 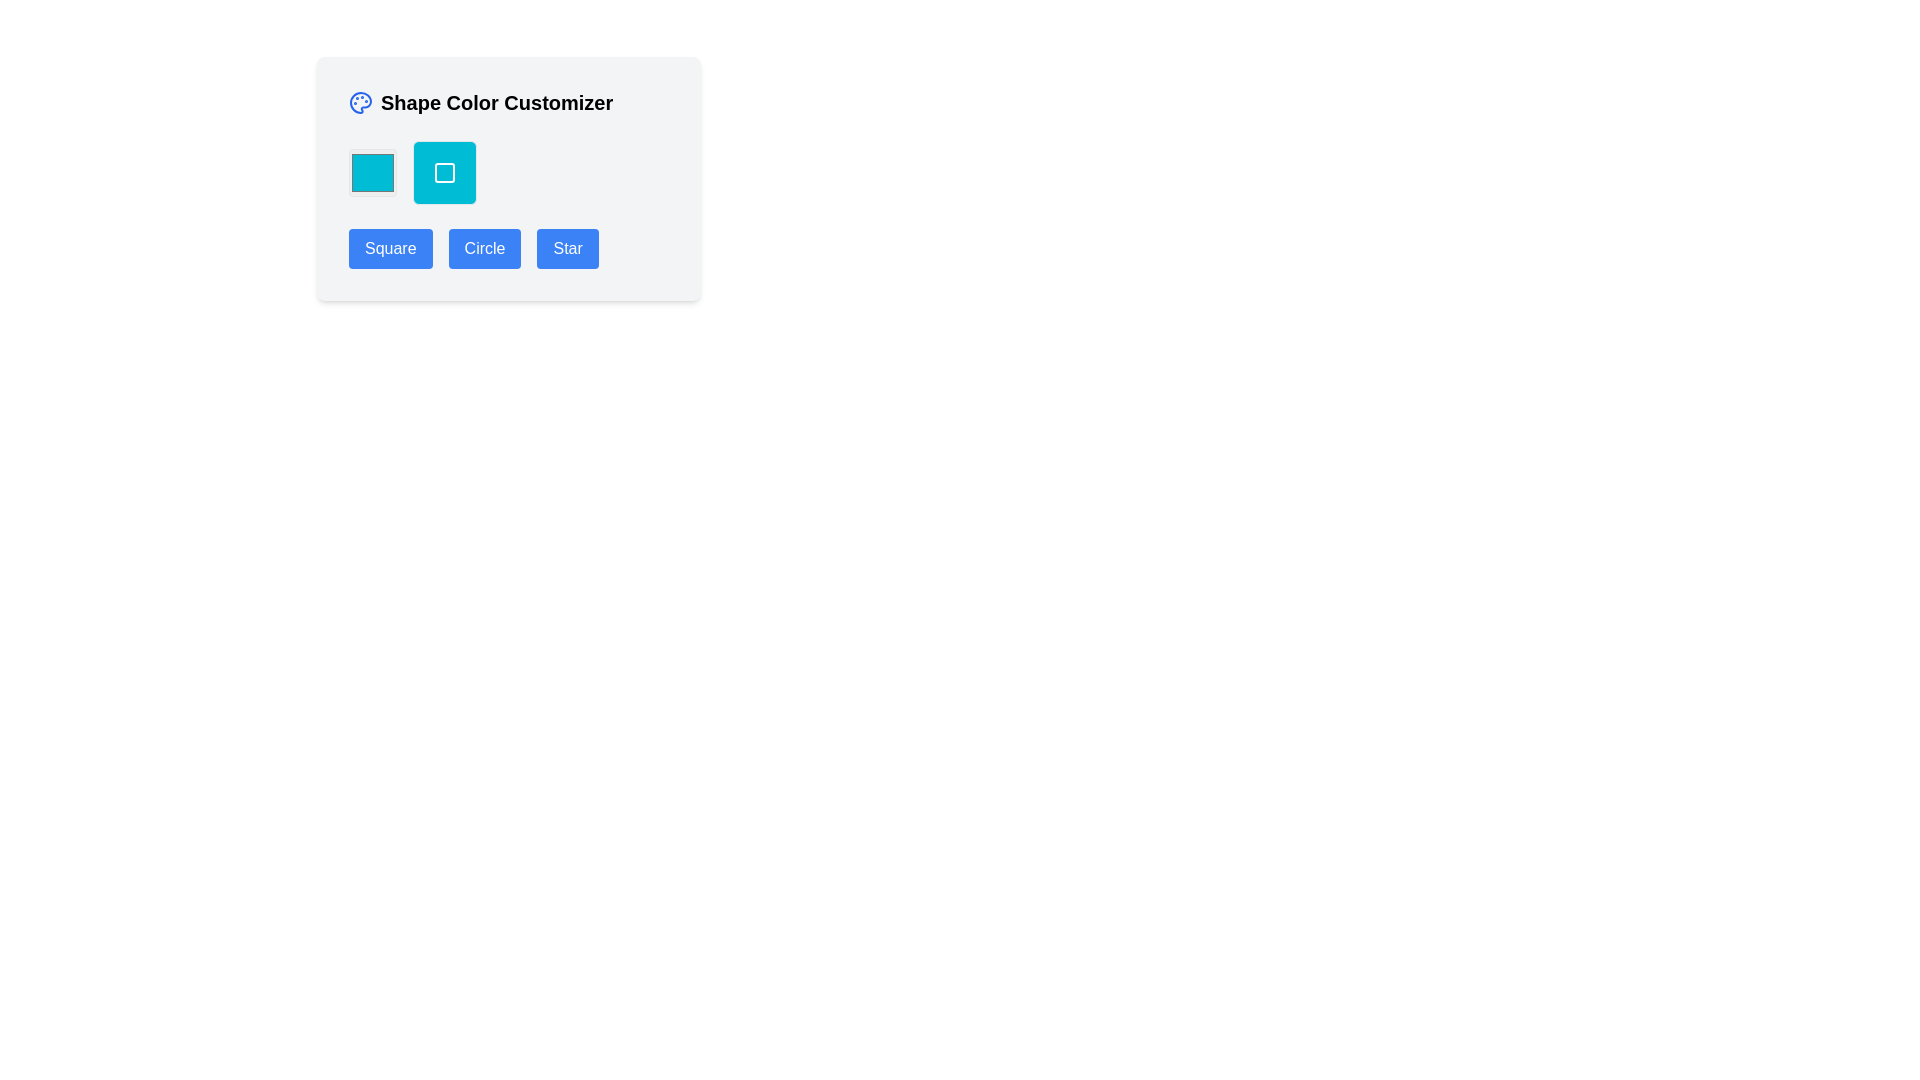 What do you see at coordinates (373, 172) in the screenshot?
I see `the glossy cyan color picker button with a rounded border` at bounding box center [373, 172].